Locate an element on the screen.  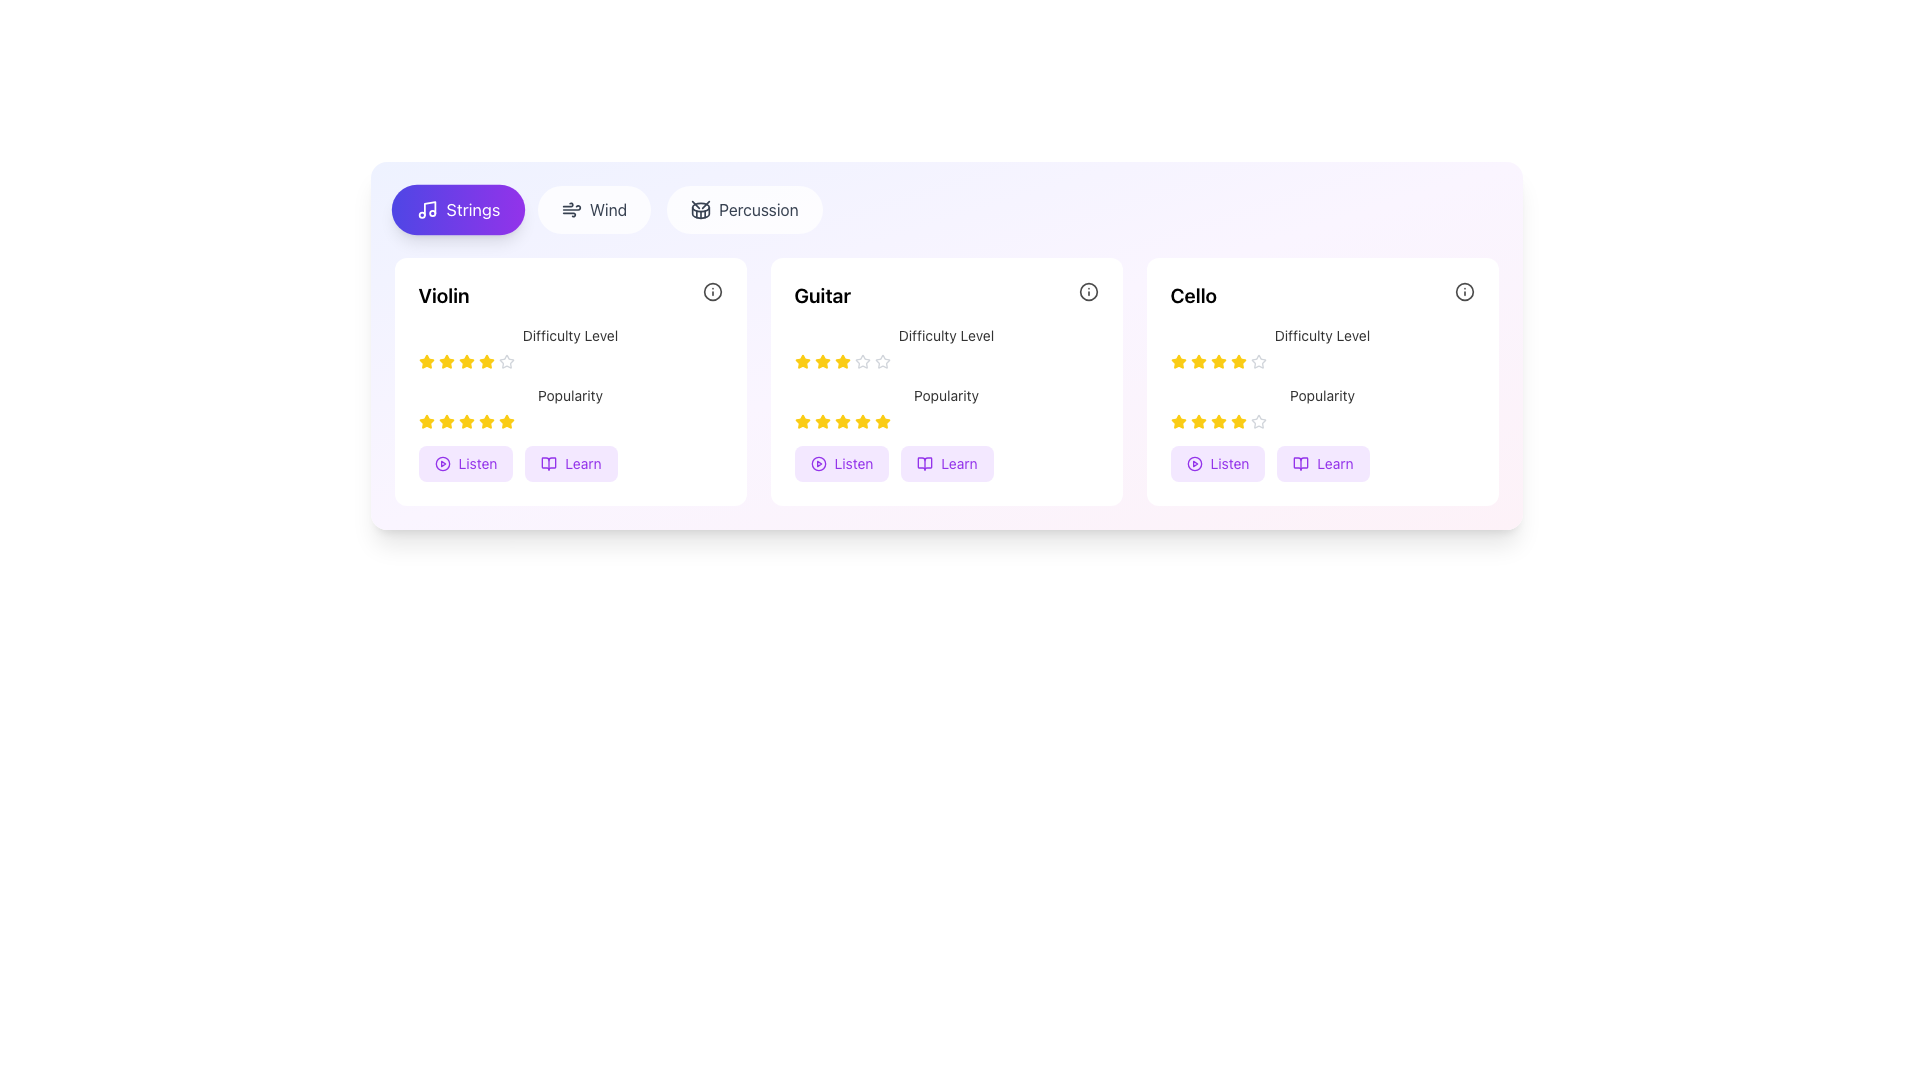
the fourth golden-yellow rating star icon located under the 'Popularity' label in the 'Cello' card to interact with the rating is located at coordinates (1217, 420).